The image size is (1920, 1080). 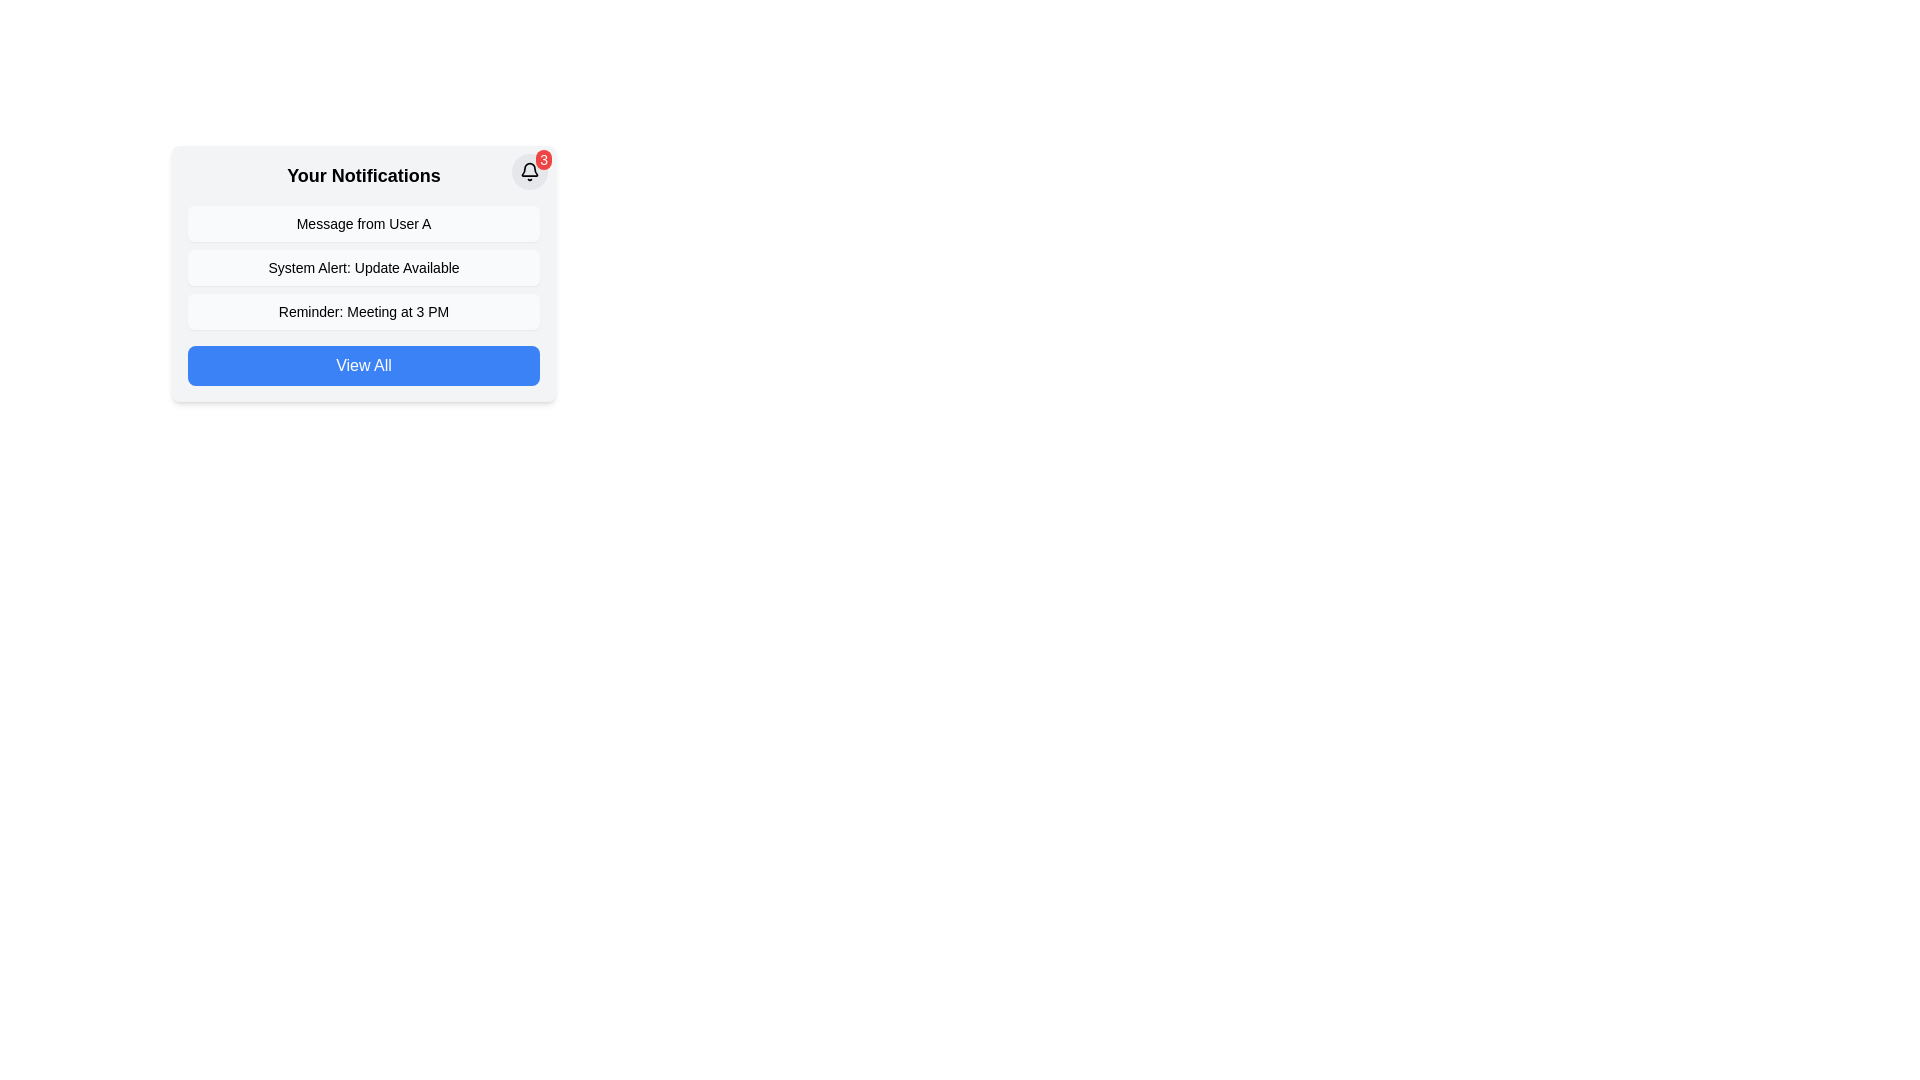 What do you see at coordinates (364, 266) in the screenshot?
I see `the static notification card that displays a system alert message about an available update, located between 'Message from User A' and 'Reminder: Meeting at 3 PM'` at bounding box center [364, 266].